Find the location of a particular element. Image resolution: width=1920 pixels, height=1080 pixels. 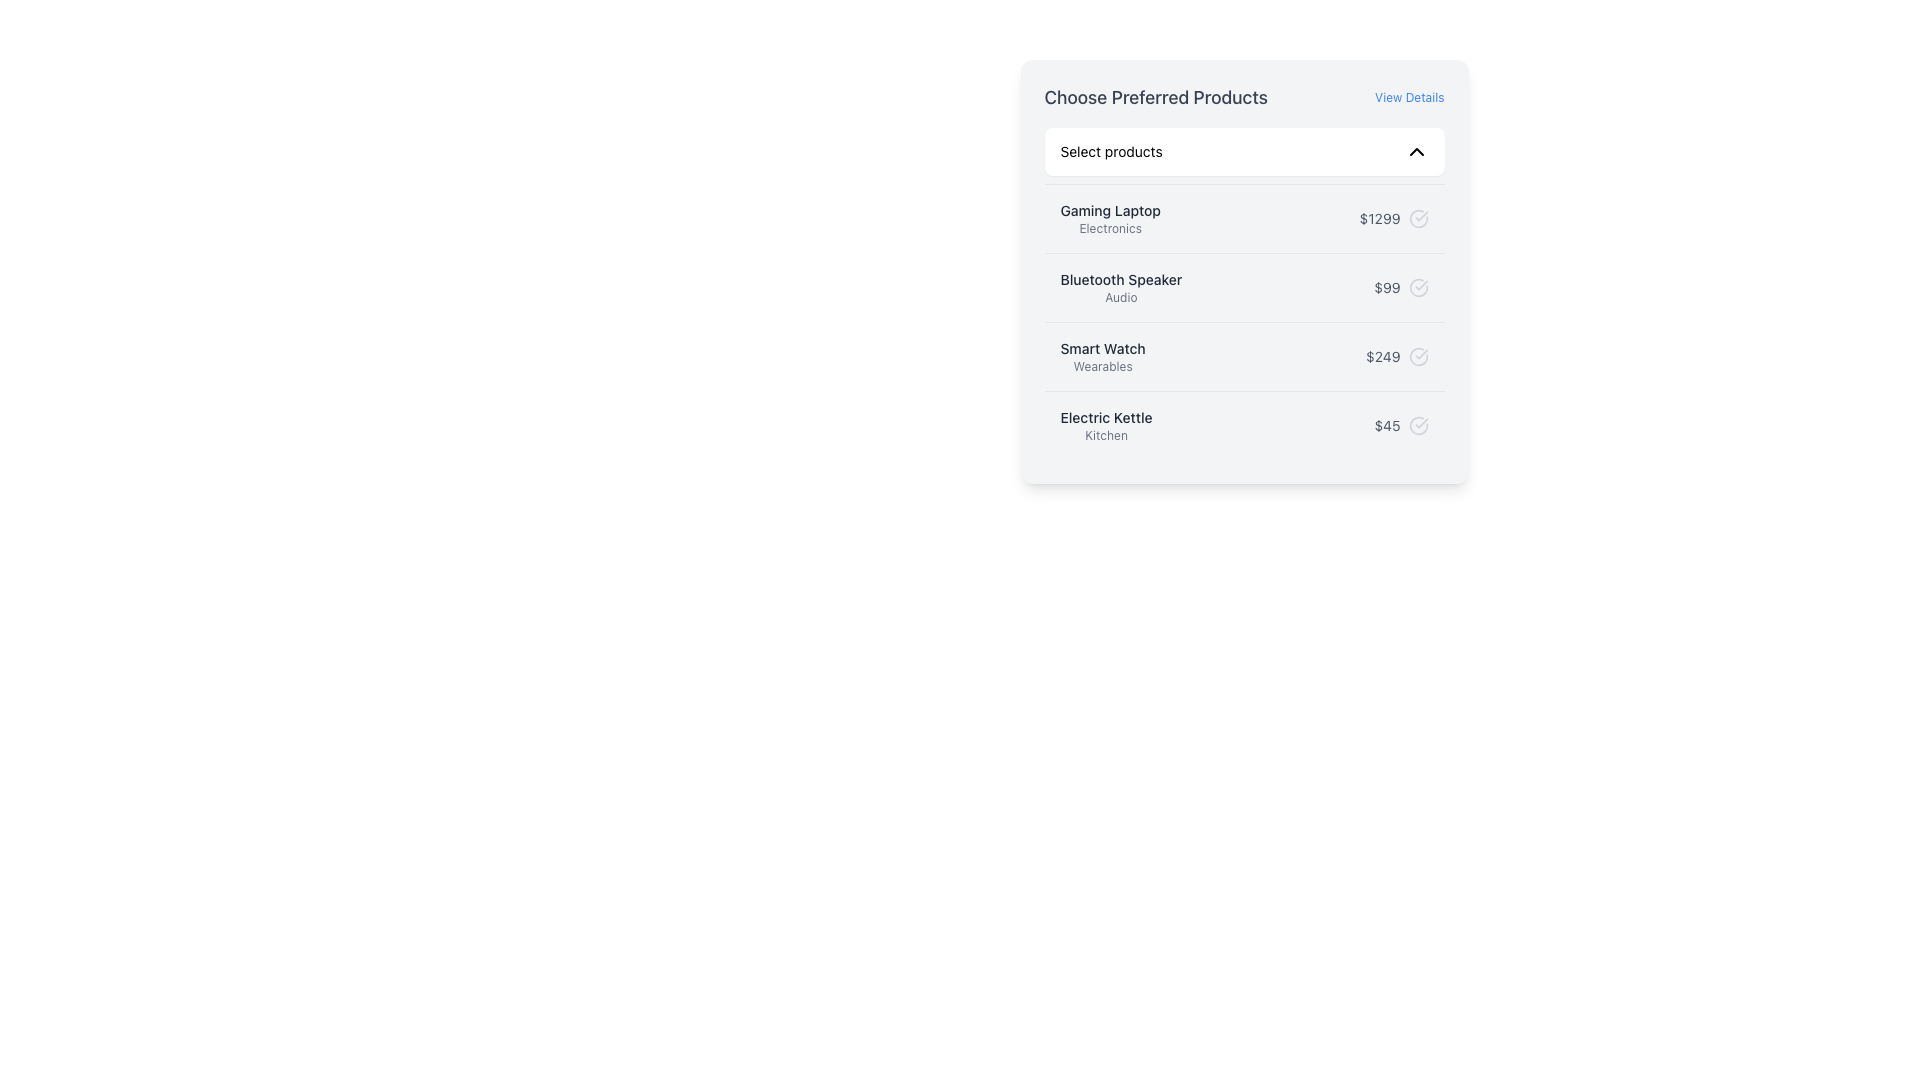

the third item in a vertical list within a bordered card is located at coordinates (1243, 355).